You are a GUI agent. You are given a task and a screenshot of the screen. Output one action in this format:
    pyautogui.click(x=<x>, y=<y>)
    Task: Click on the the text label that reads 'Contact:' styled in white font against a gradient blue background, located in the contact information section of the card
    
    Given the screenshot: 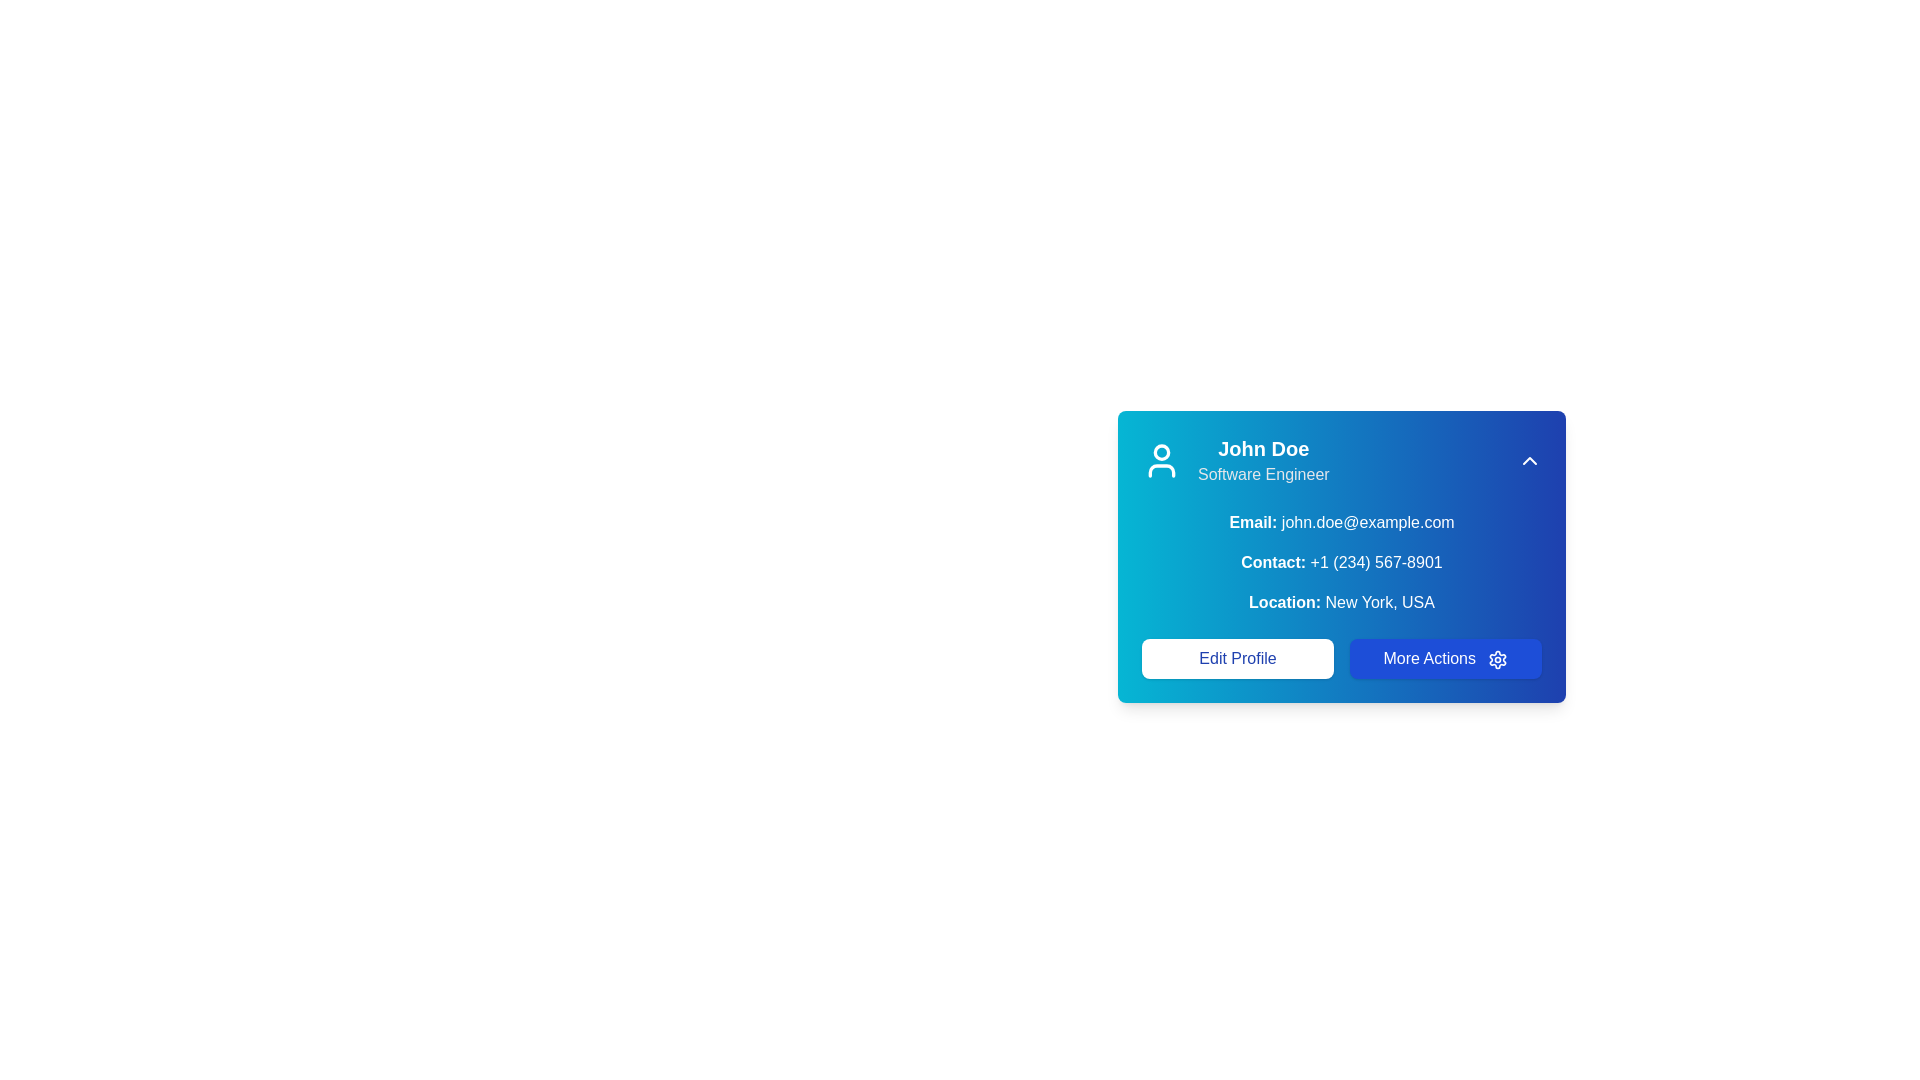 What is the action you would take?
    pyautogui.click(x=1272, y=562)
    